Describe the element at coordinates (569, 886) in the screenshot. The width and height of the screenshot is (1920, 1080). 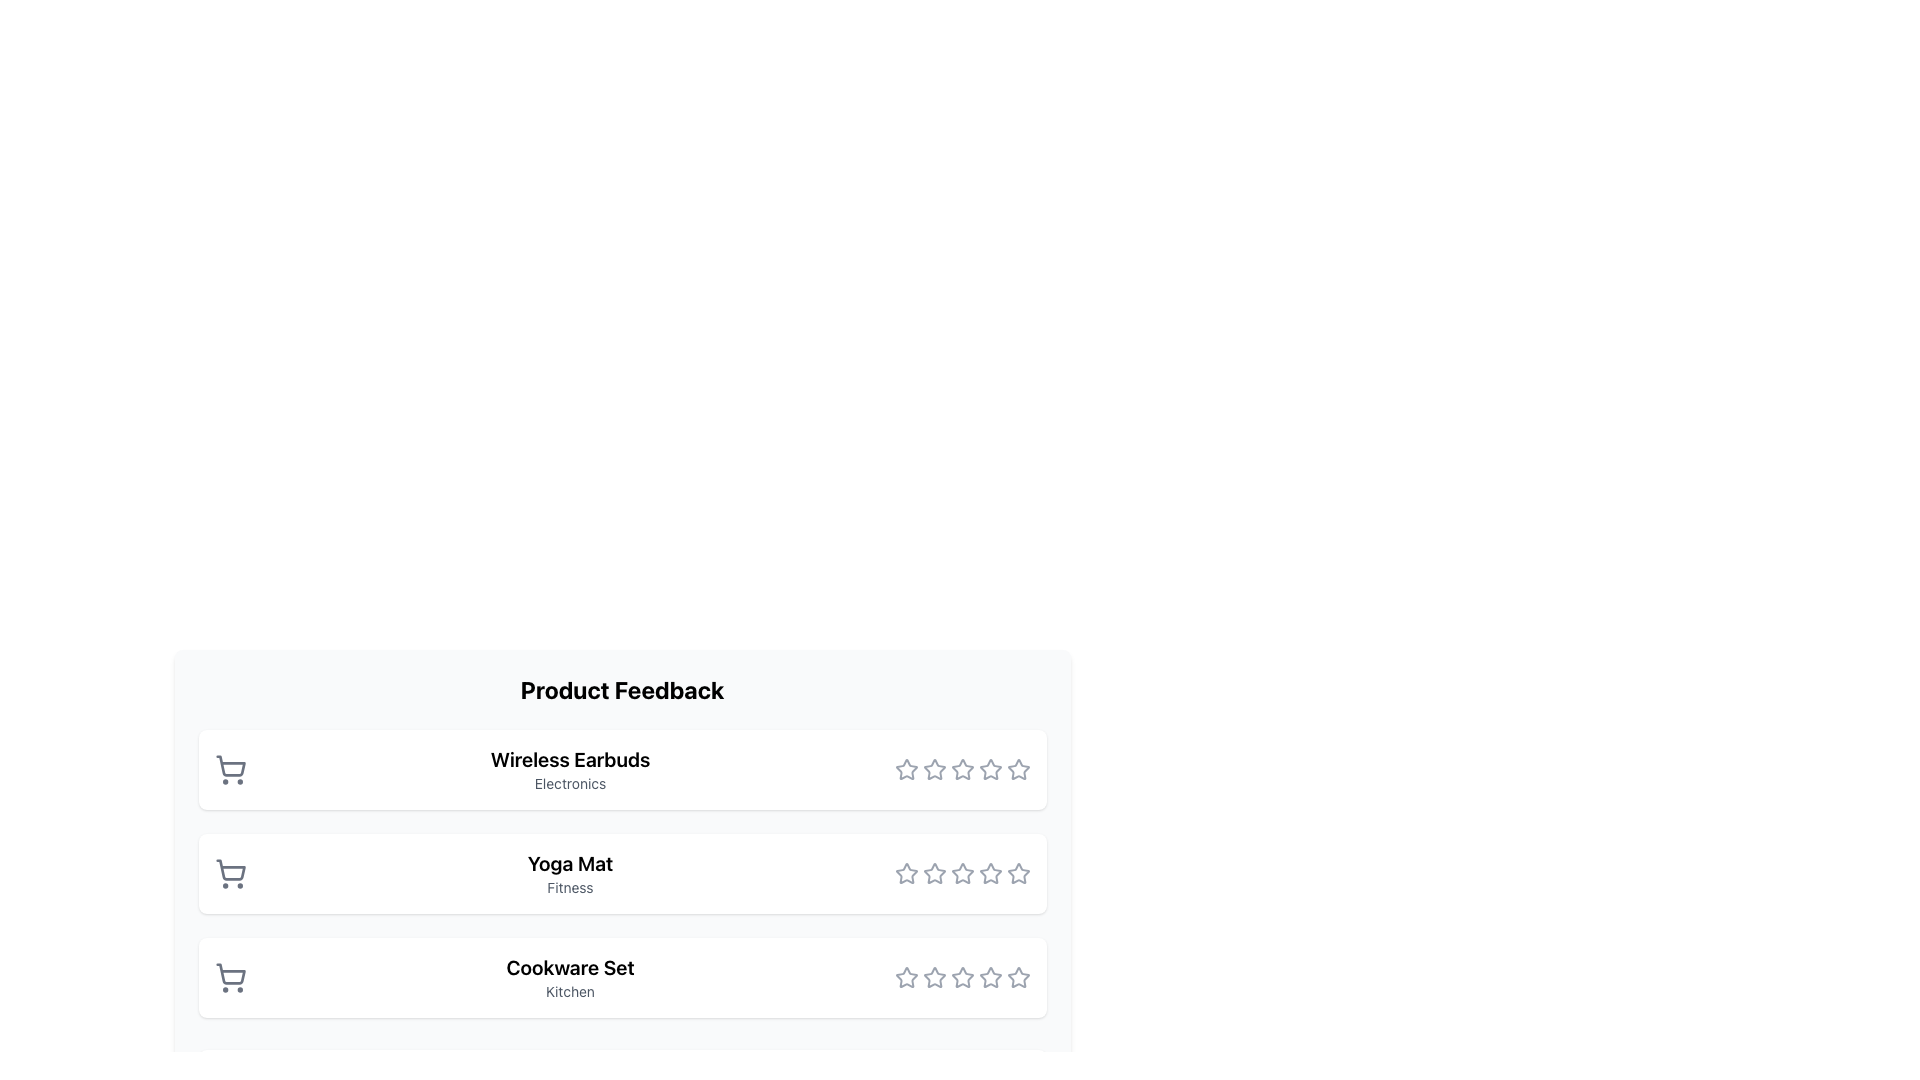
I see `the 'Fitness' text label, which is styled in gray and positioned below the 'Yoga Mat' title as part of a descriptor block` at that location.